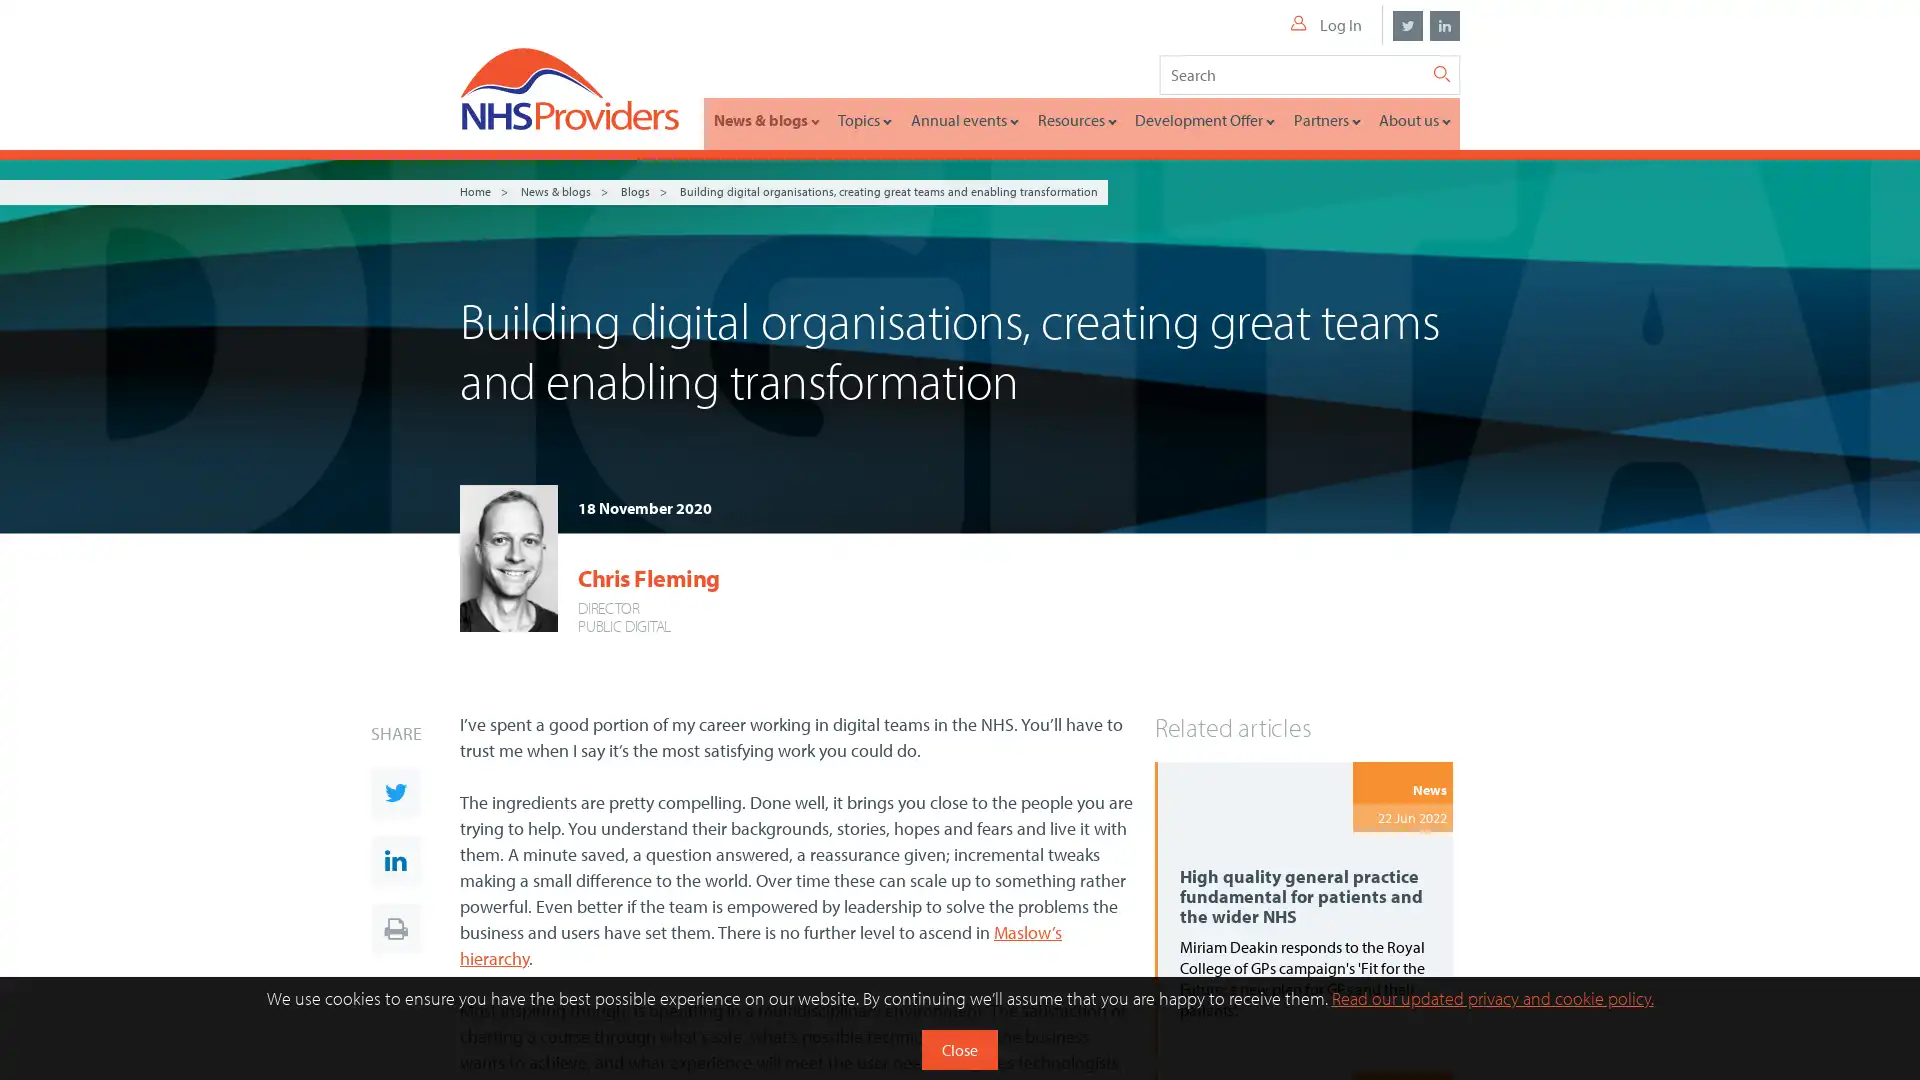 The image size is (1920, 1080). What do you see at coordinates (1444, 73) in the screenshot?
I see `Search` at bounding box center [1444, 73].